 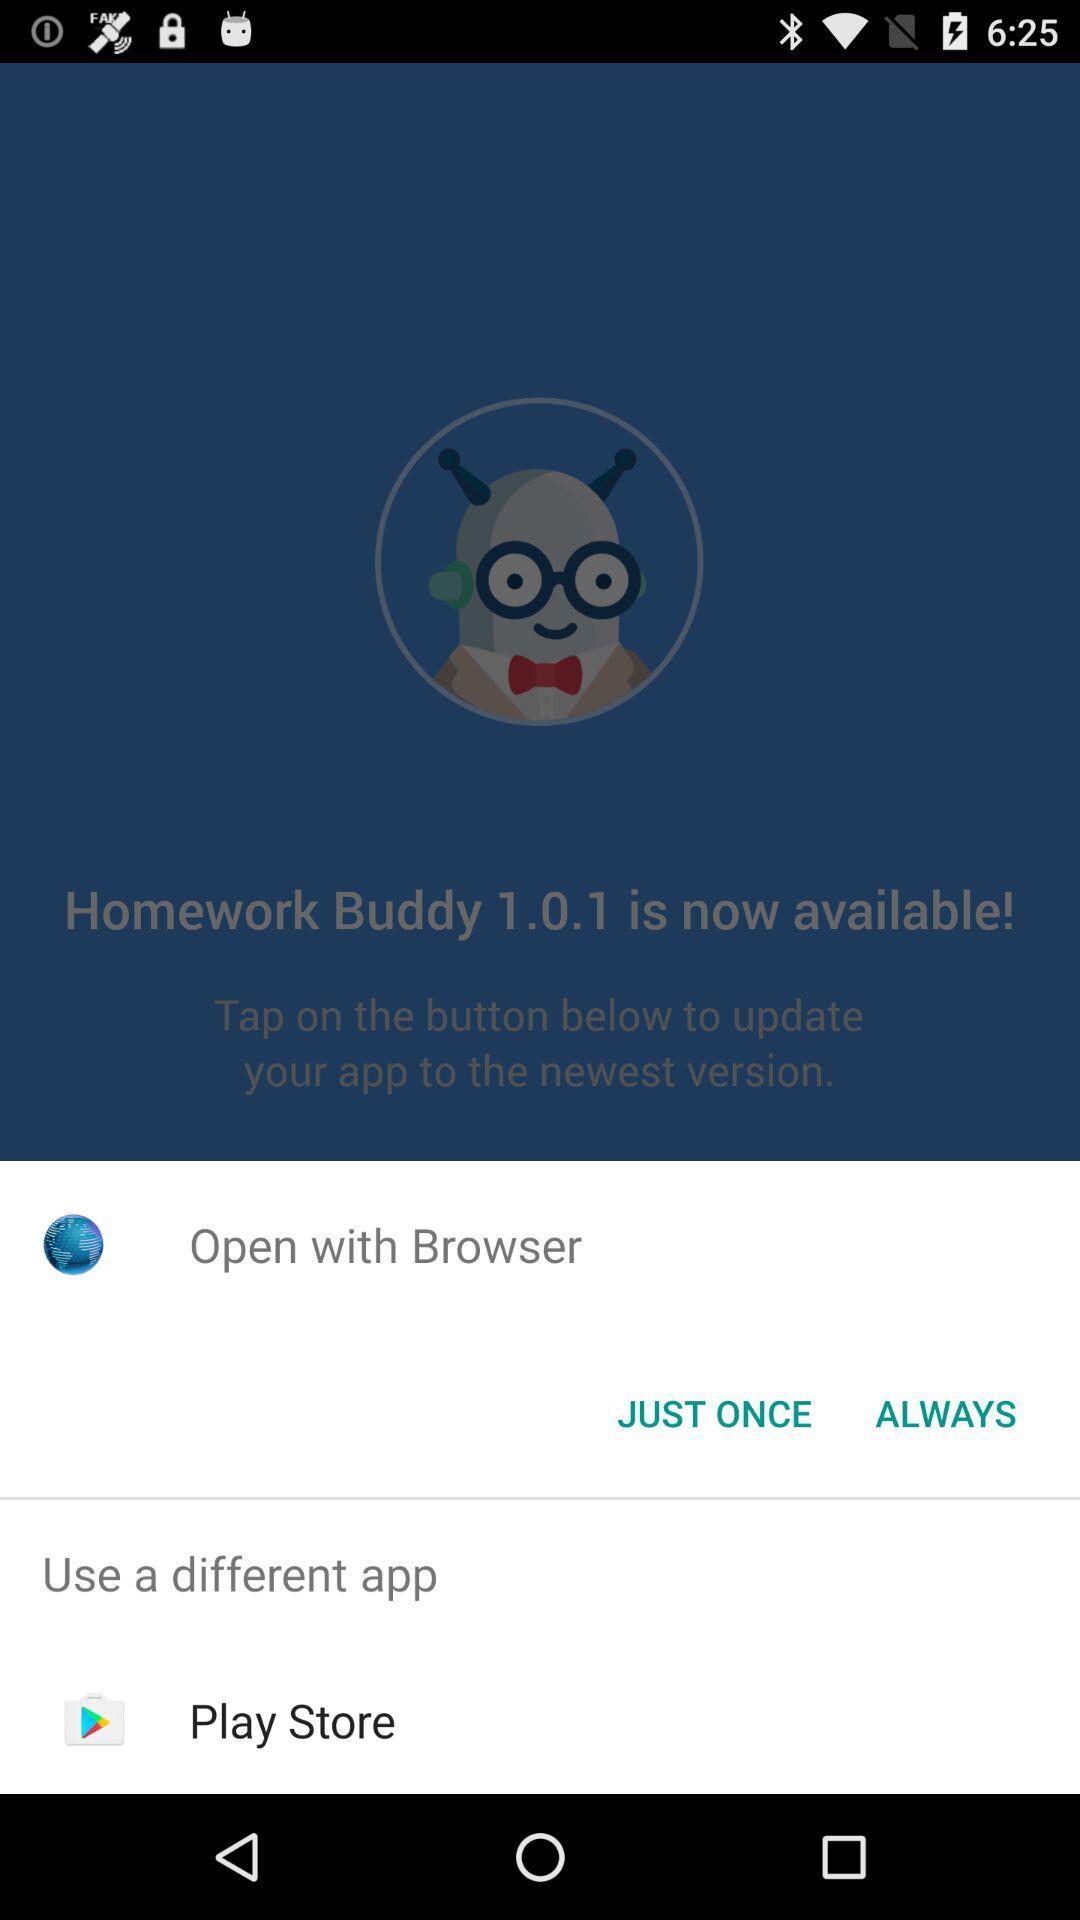 I want to click on play store item, so click(x=292, y=1719).